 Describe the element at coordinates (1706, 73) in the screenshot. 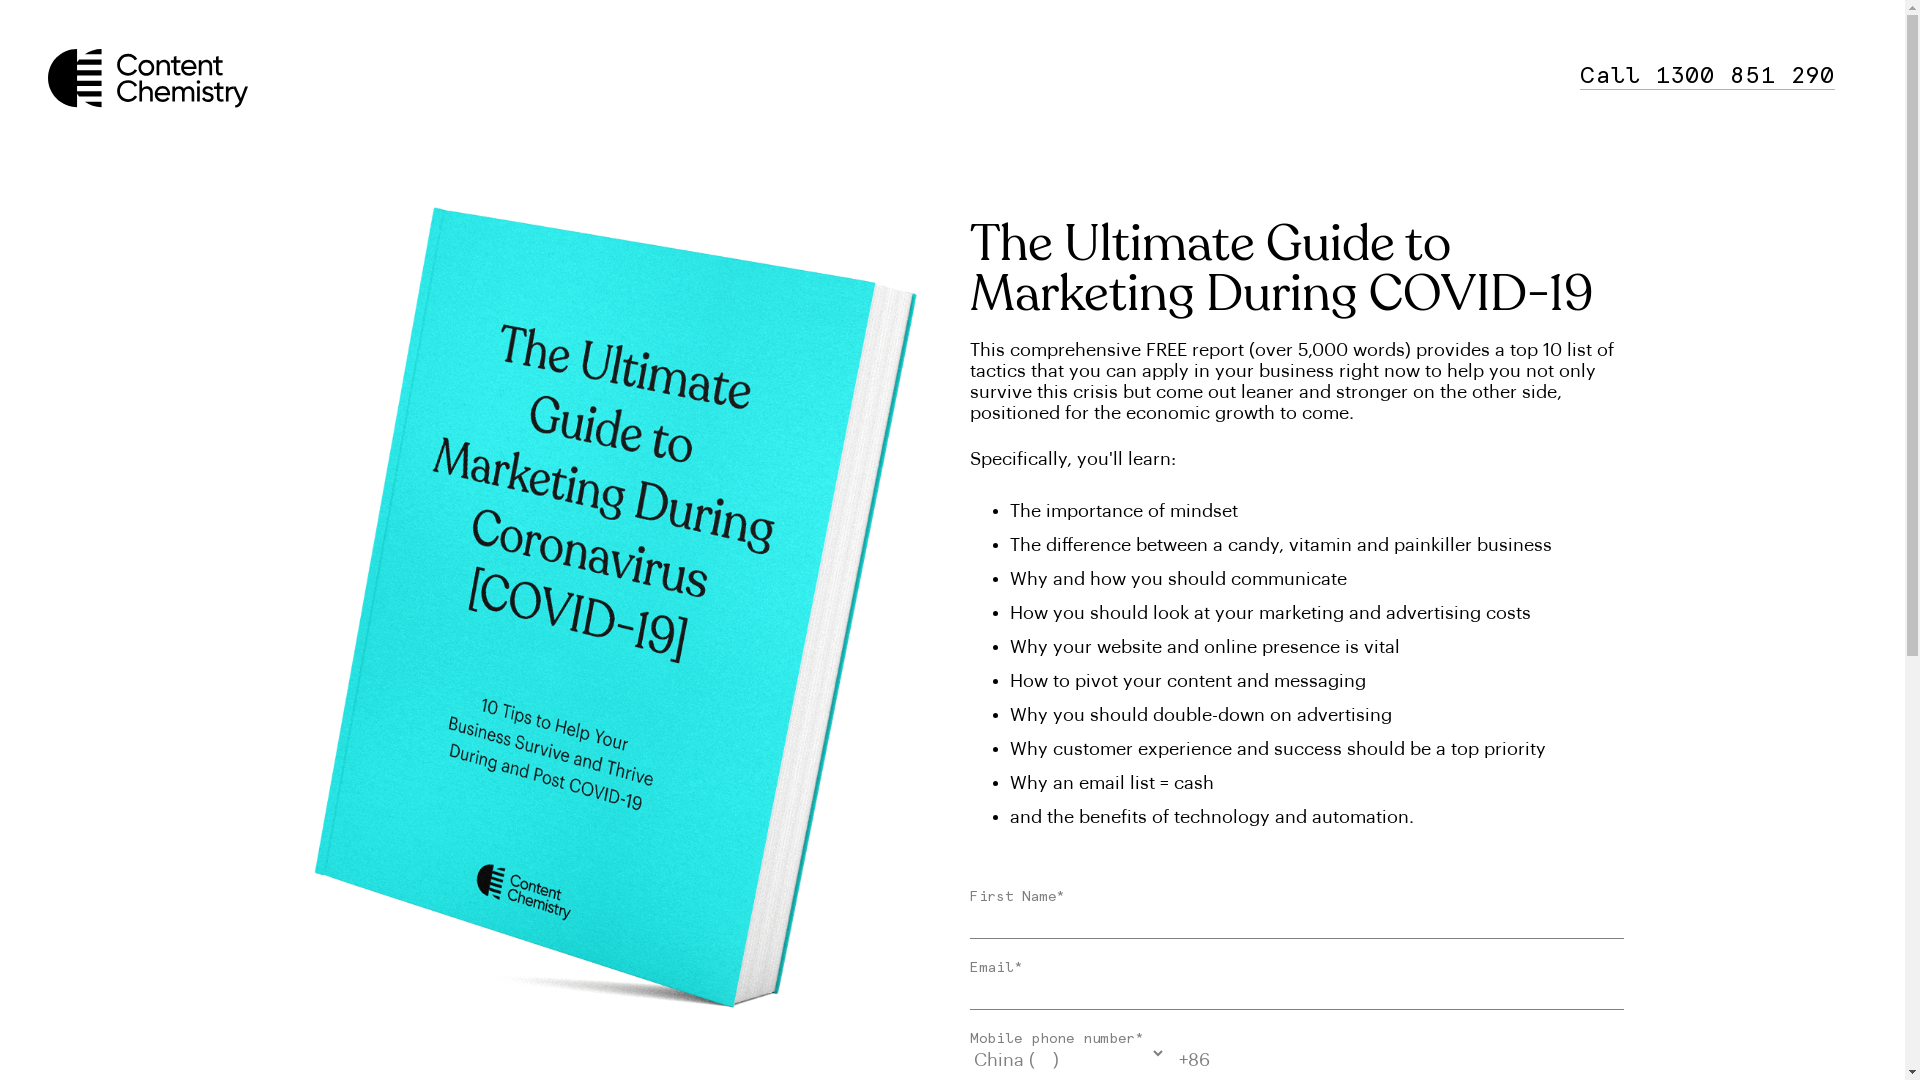

I see `'Call 1300 851 290'` at that location.